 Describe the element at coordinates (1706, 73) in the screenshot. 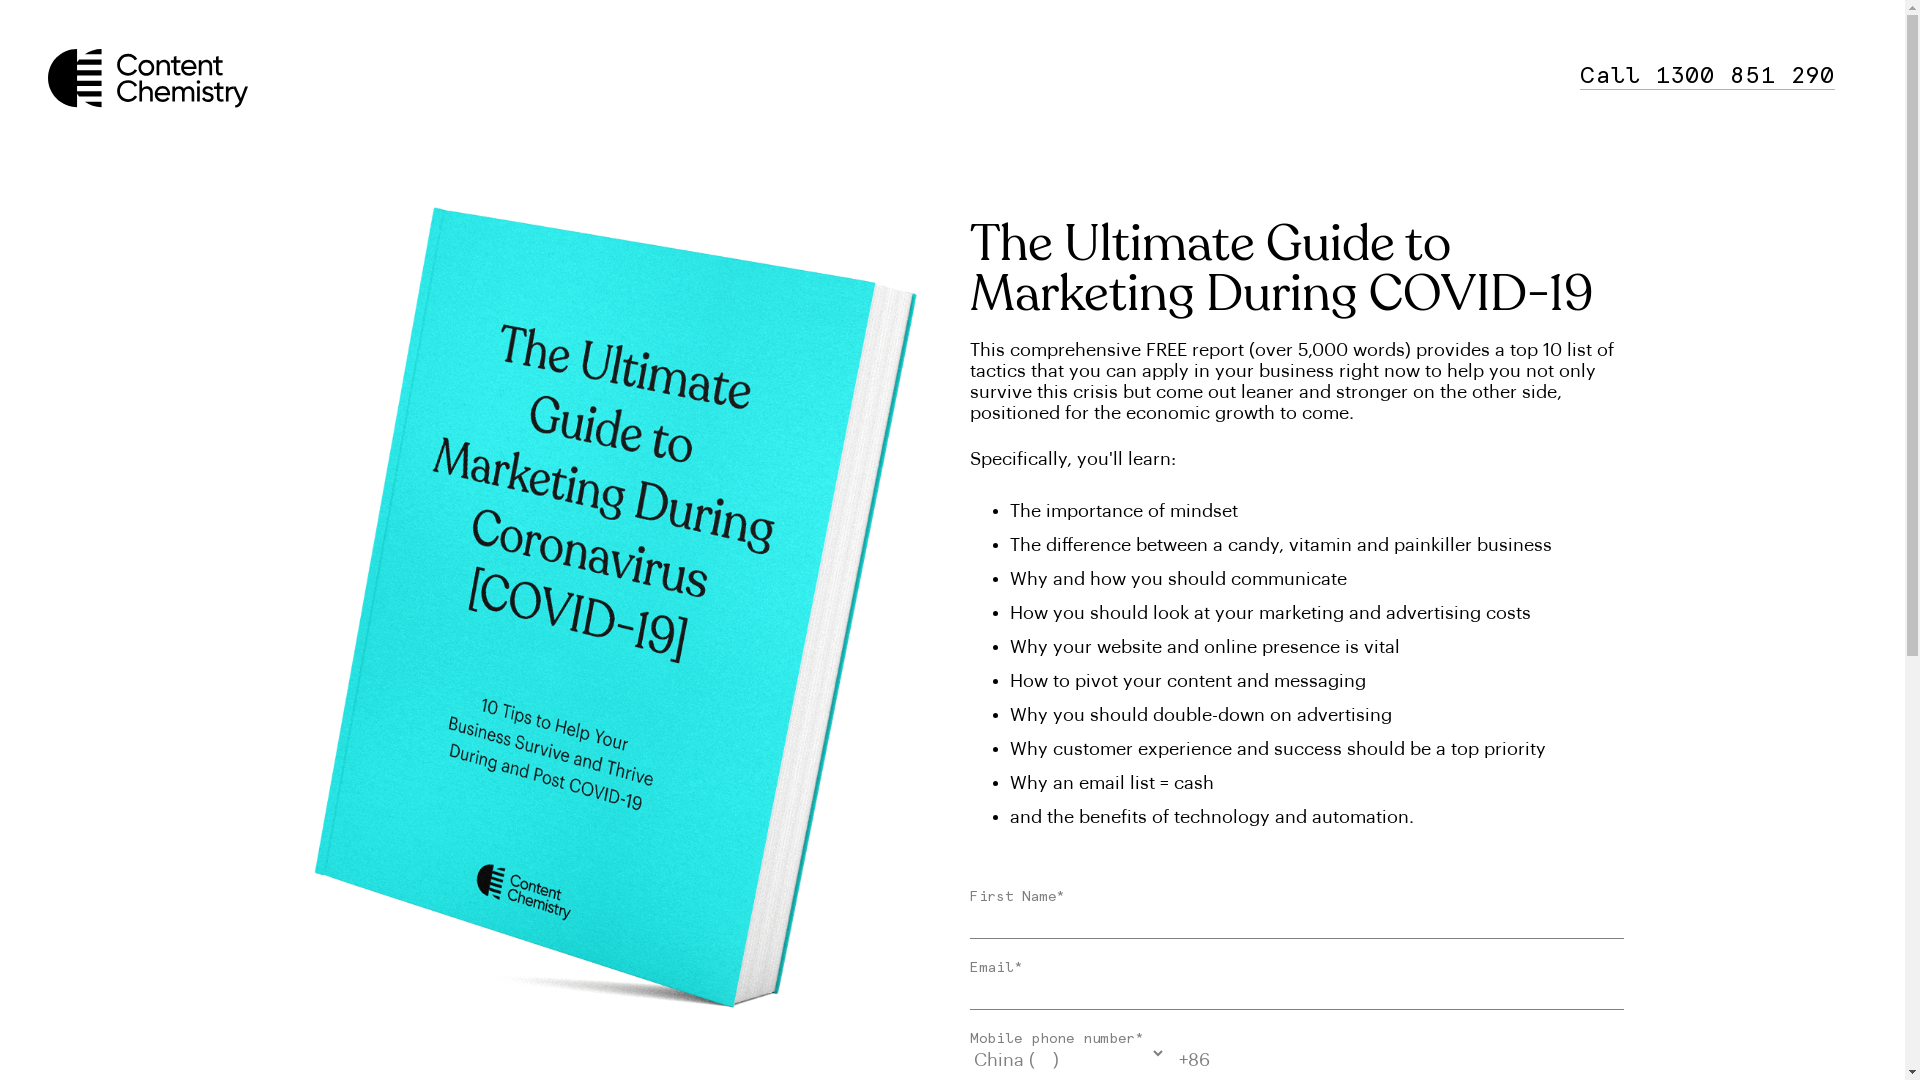

I see `'Call 1300 851 290'` at that location.